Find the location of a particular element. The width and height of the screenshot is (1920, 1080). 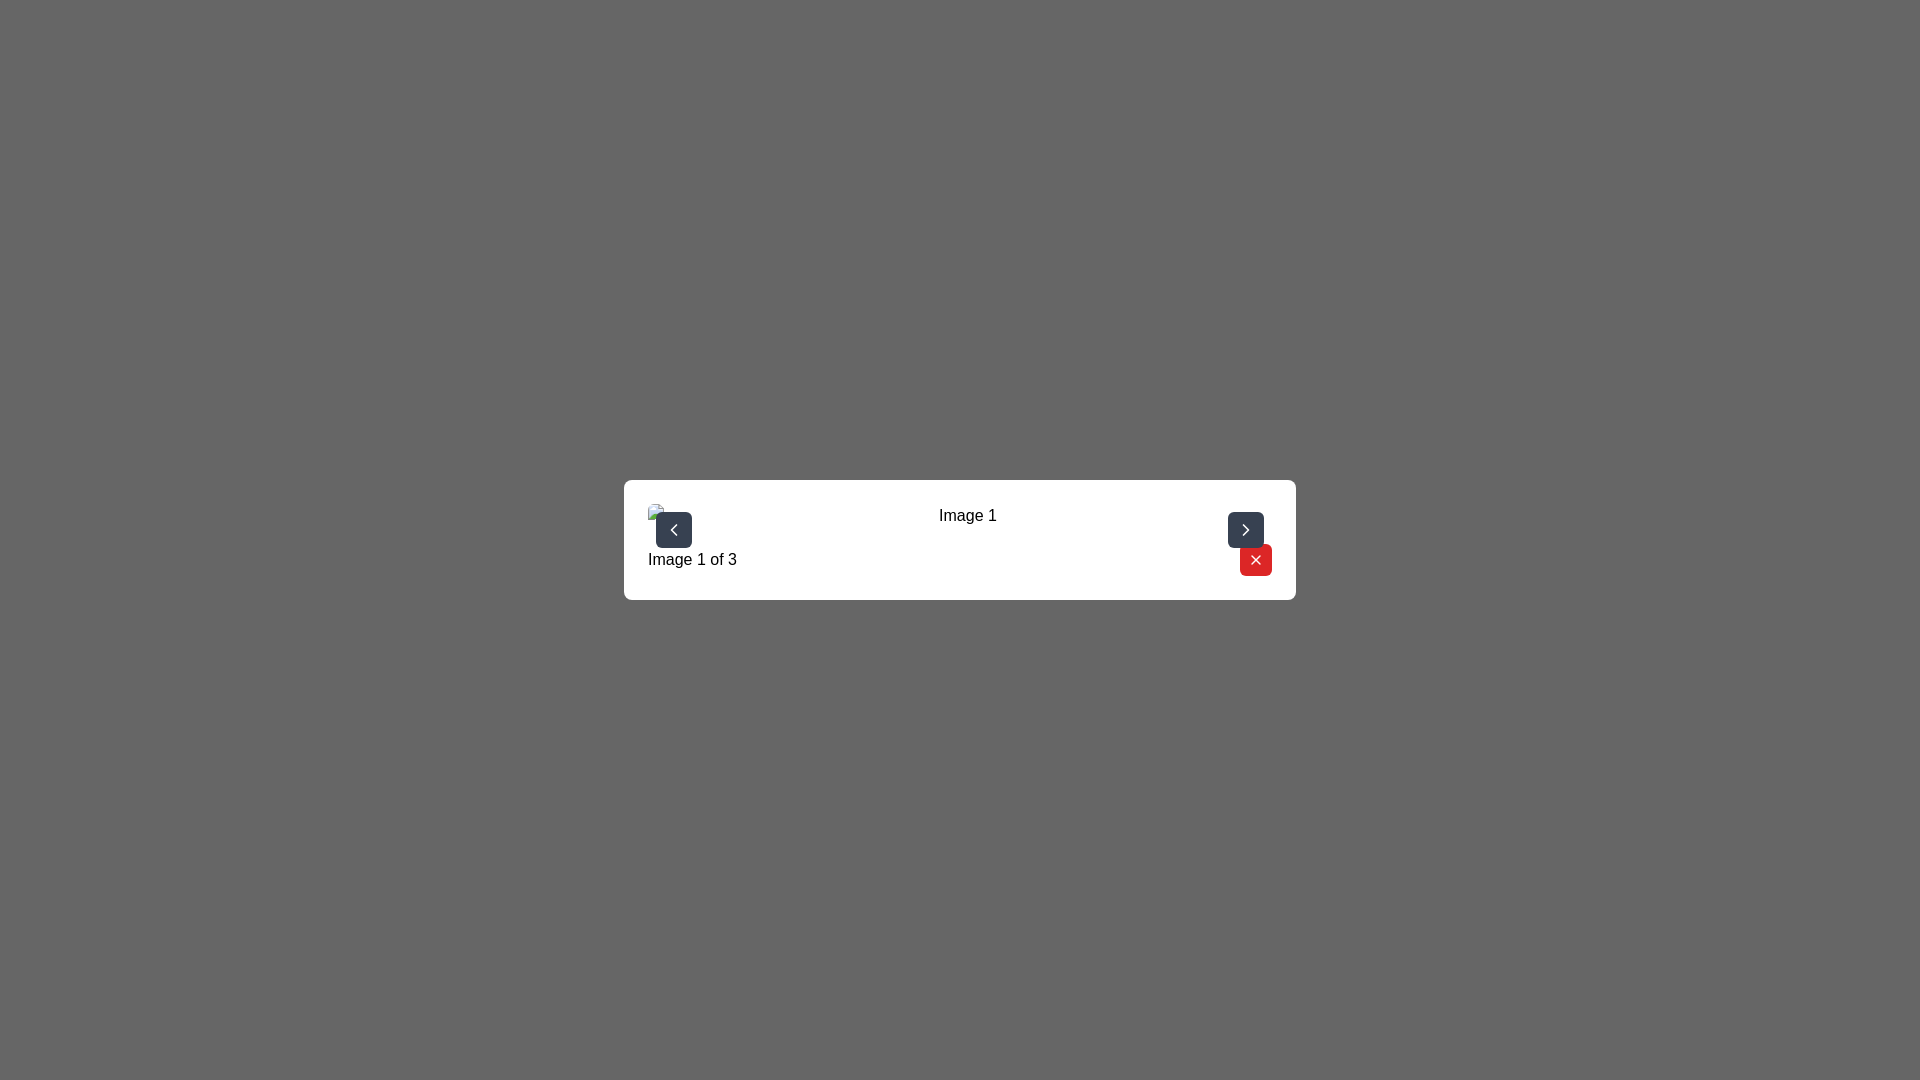

the 'Close' or 'Remove' button located to the right of the text 'Image 1 of 3' is located at coordinates (1255, 559).